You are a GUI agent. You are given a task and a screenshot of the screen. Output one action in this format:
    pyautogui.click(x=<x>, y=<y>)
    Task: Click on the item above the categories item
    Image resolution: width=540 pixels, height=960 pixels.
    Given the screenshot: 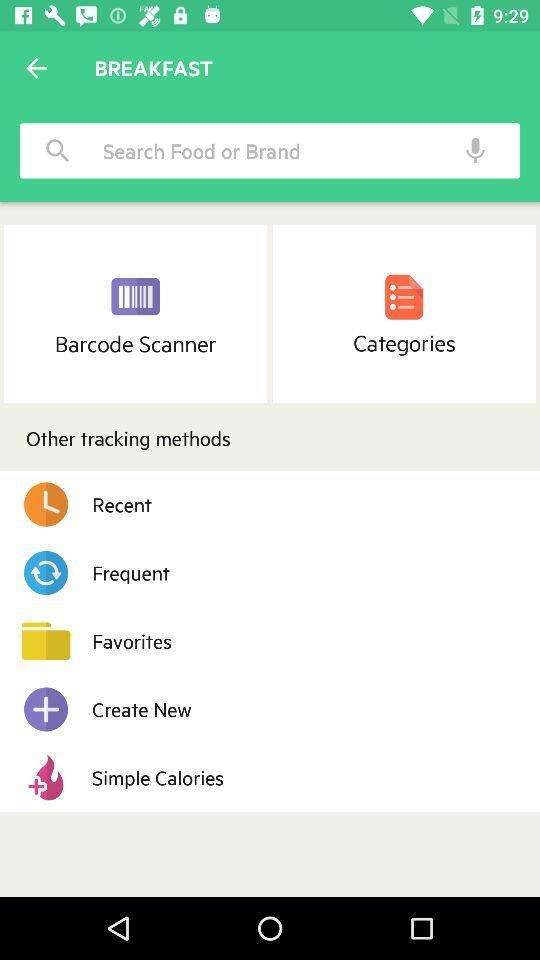 What is the action you would take?
    pyautogui.click(x=474, y=149)
    